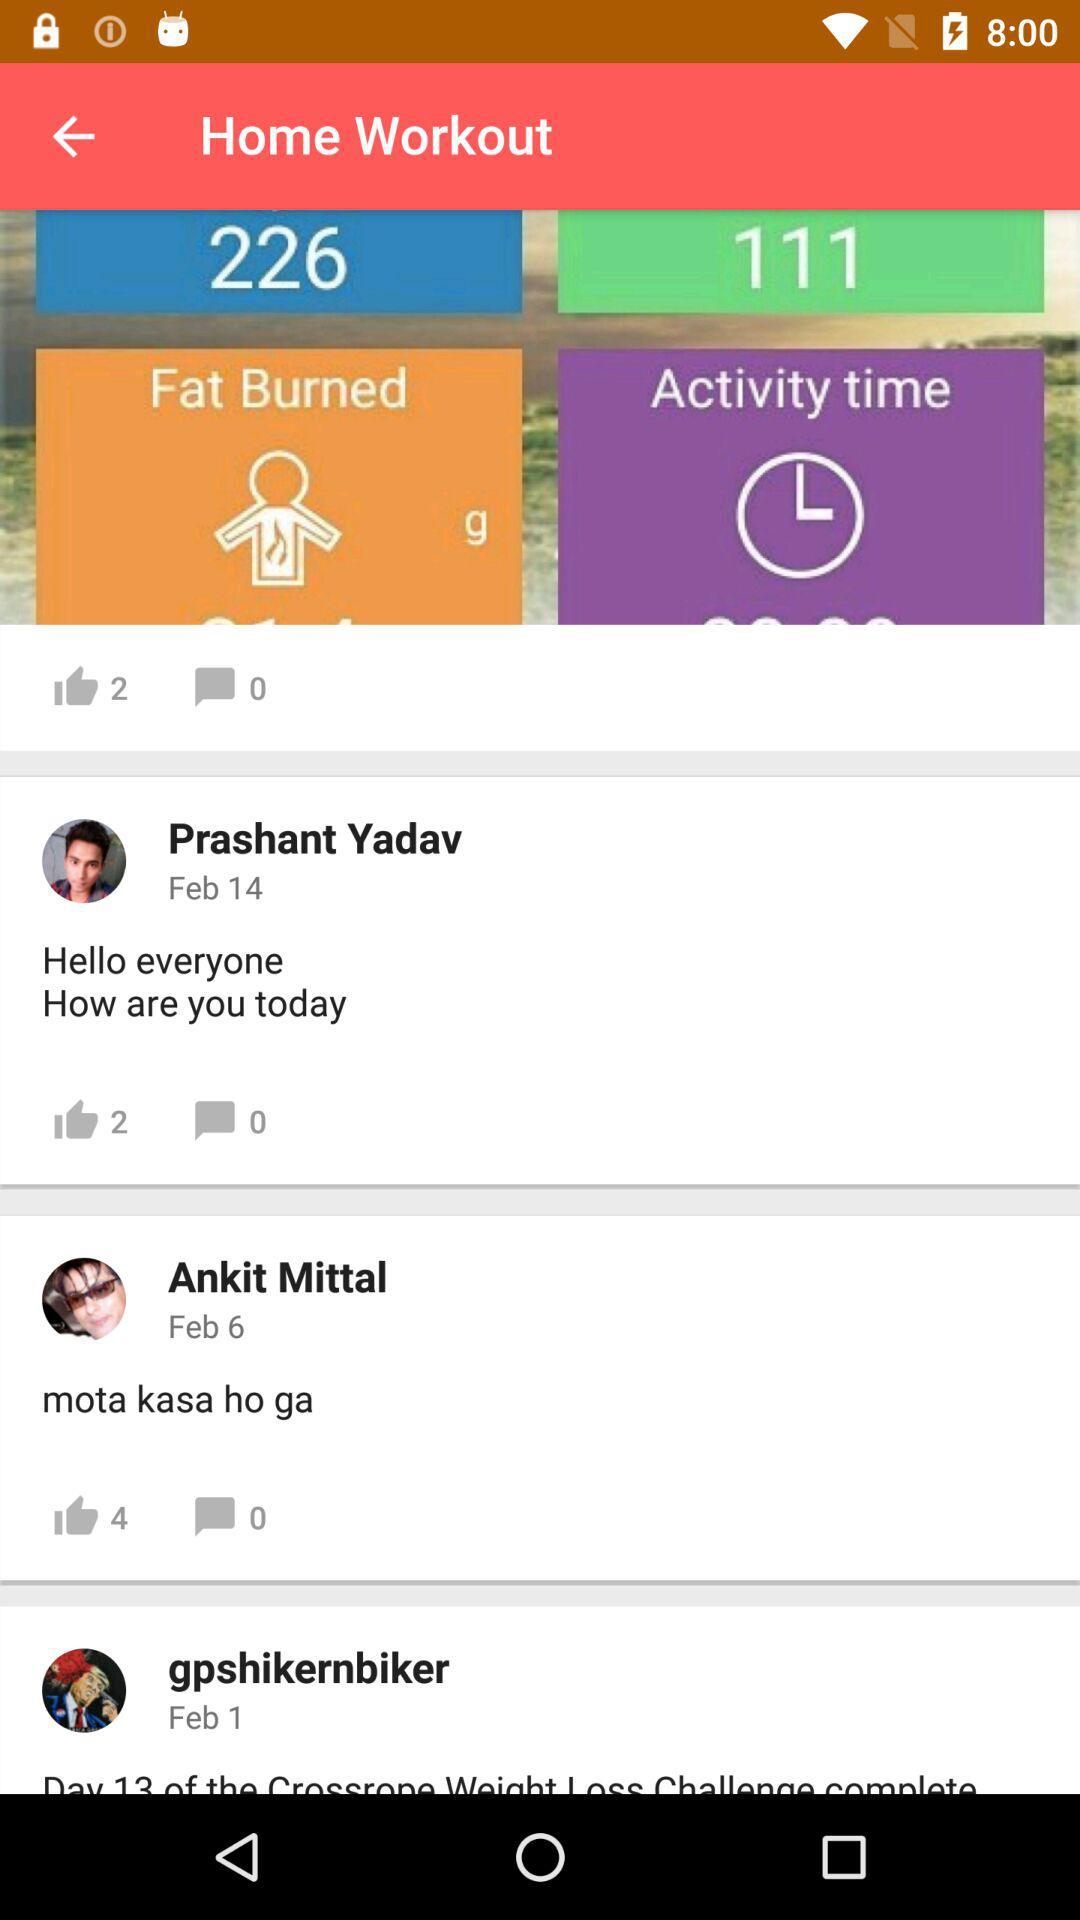 The height and width of the screenshot is (1920, 1080). I want to click on icon below the mota kasa ho item, so click(90, 1517).